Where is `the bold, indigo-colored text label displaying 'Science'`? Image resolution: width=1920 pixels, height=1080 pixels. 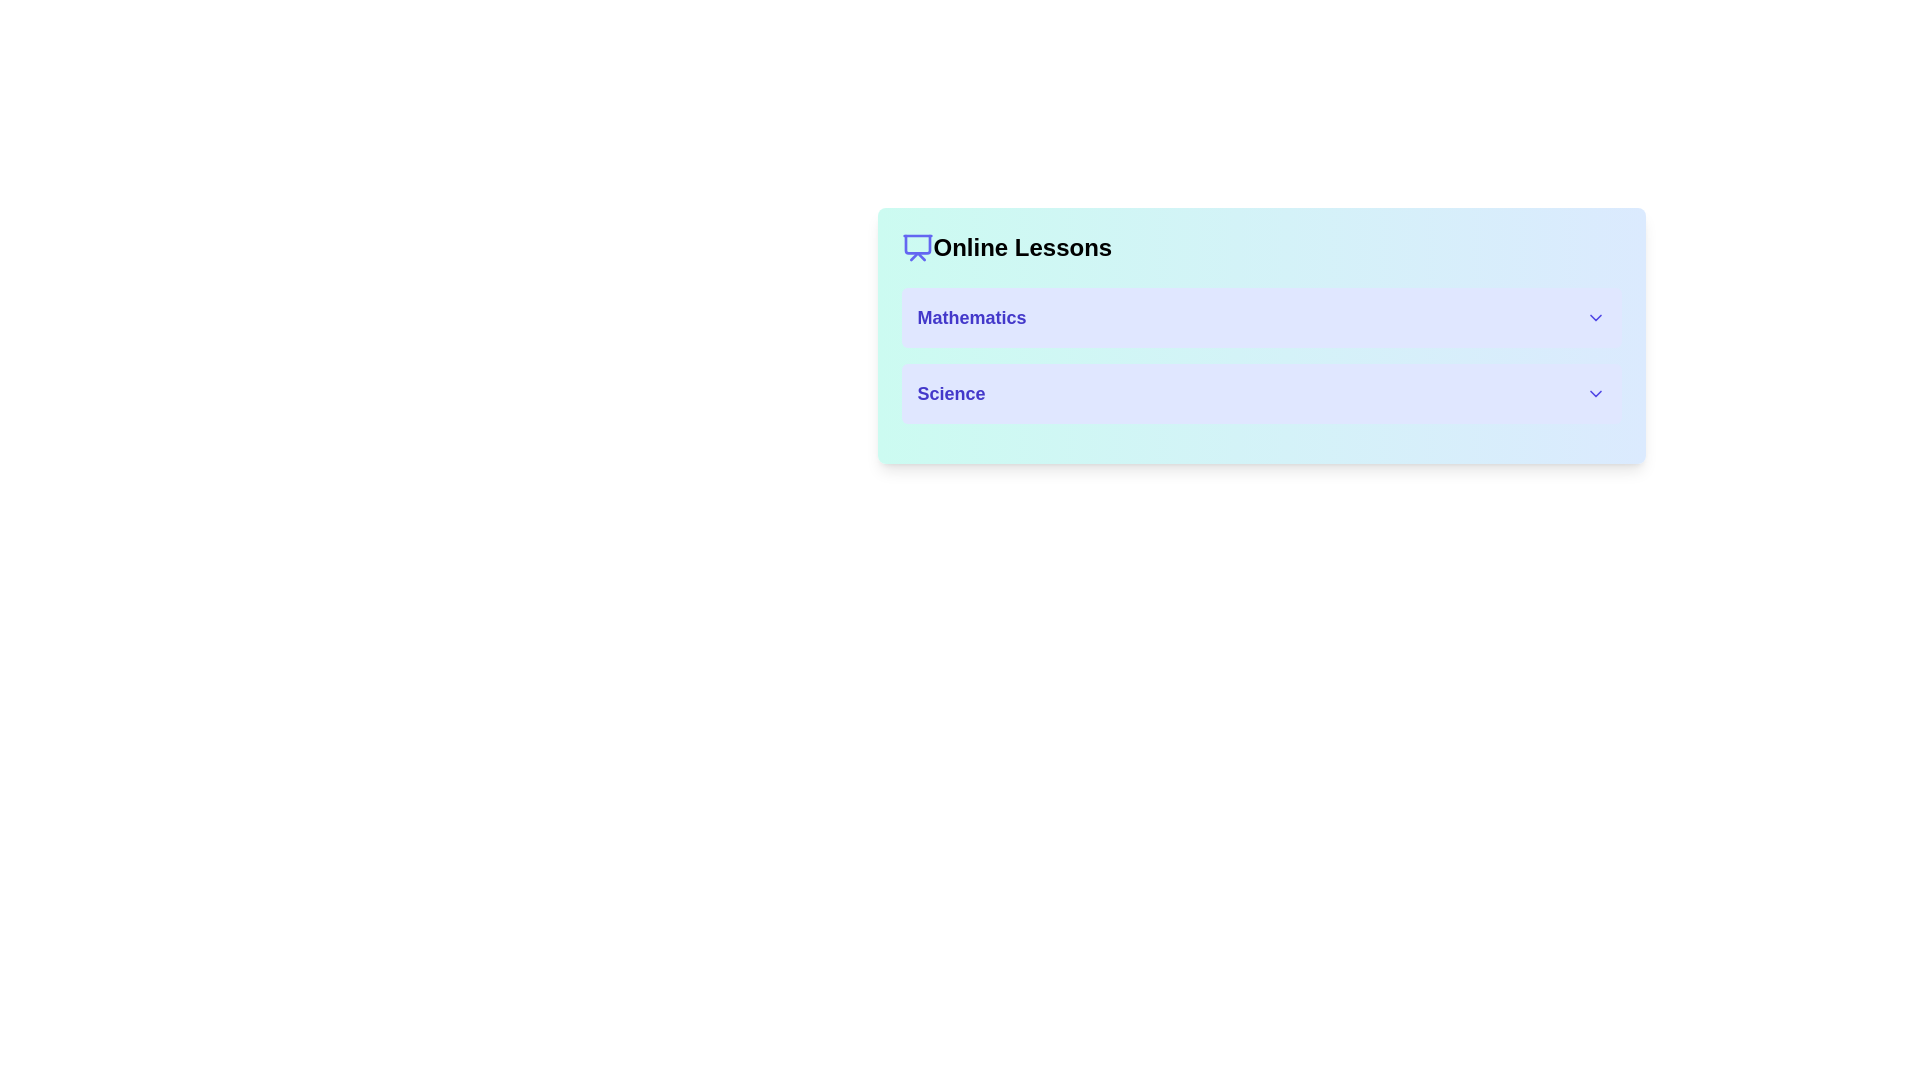 the bold, indigo-colored text label displaying 'Science' is located at coordinates (950, 393).